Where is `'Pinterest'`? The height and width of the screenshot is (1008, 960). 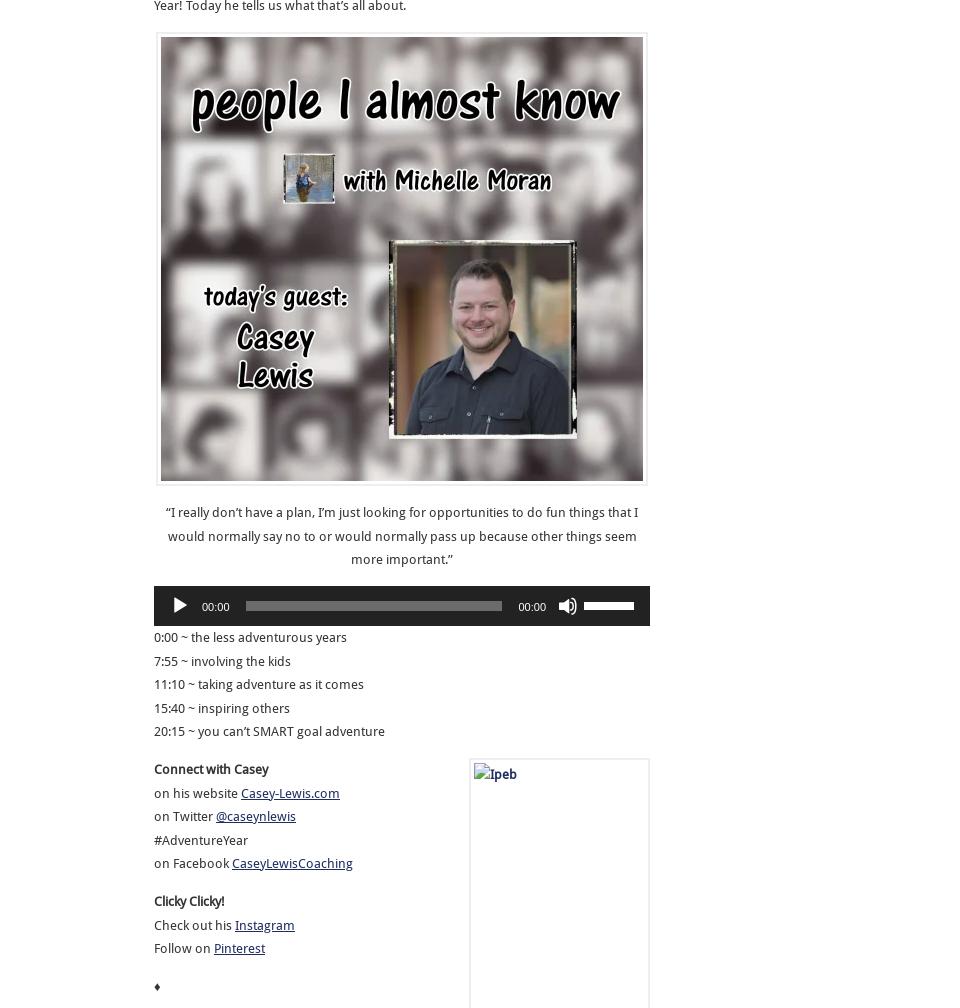 'Pinterest' is located at coordinates (213, 948).